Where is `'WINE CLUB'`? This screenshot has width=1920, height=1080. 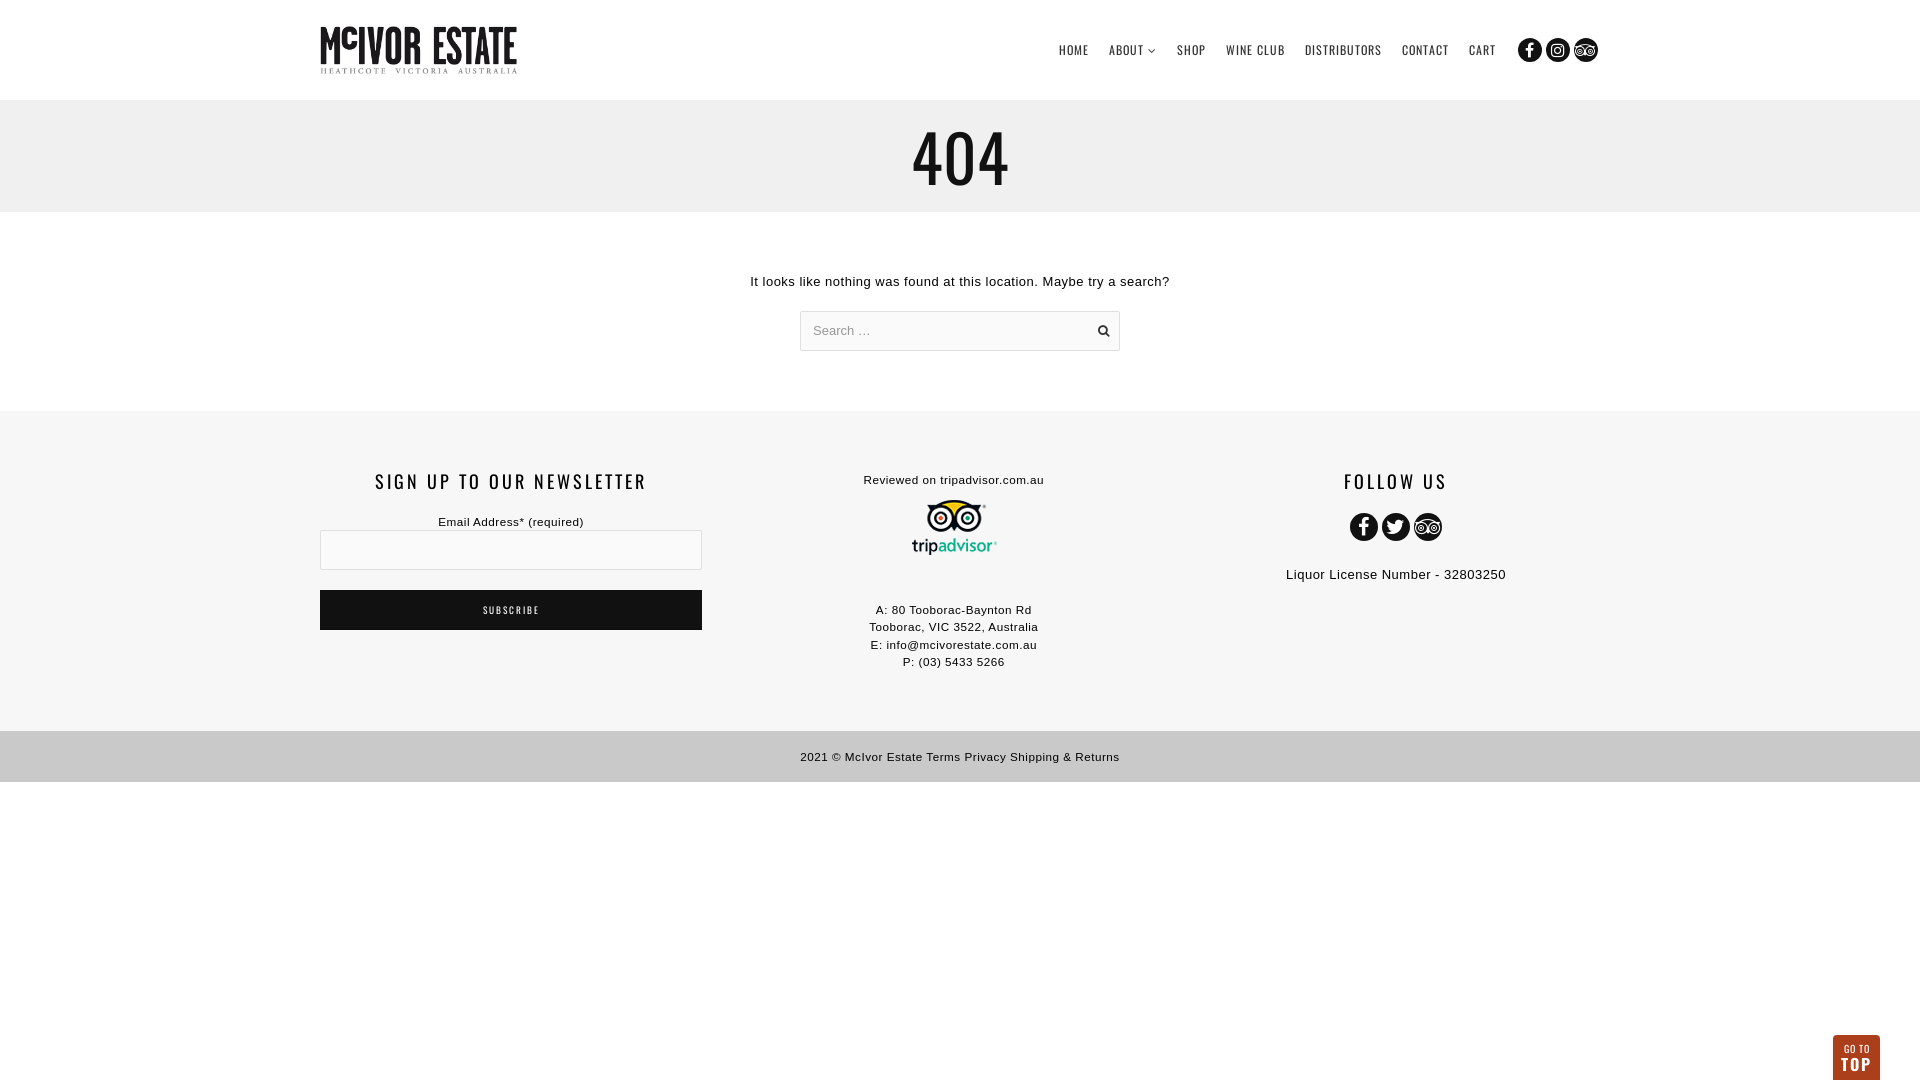
'WINE CLUB' is located at coordinates (1254, 49).